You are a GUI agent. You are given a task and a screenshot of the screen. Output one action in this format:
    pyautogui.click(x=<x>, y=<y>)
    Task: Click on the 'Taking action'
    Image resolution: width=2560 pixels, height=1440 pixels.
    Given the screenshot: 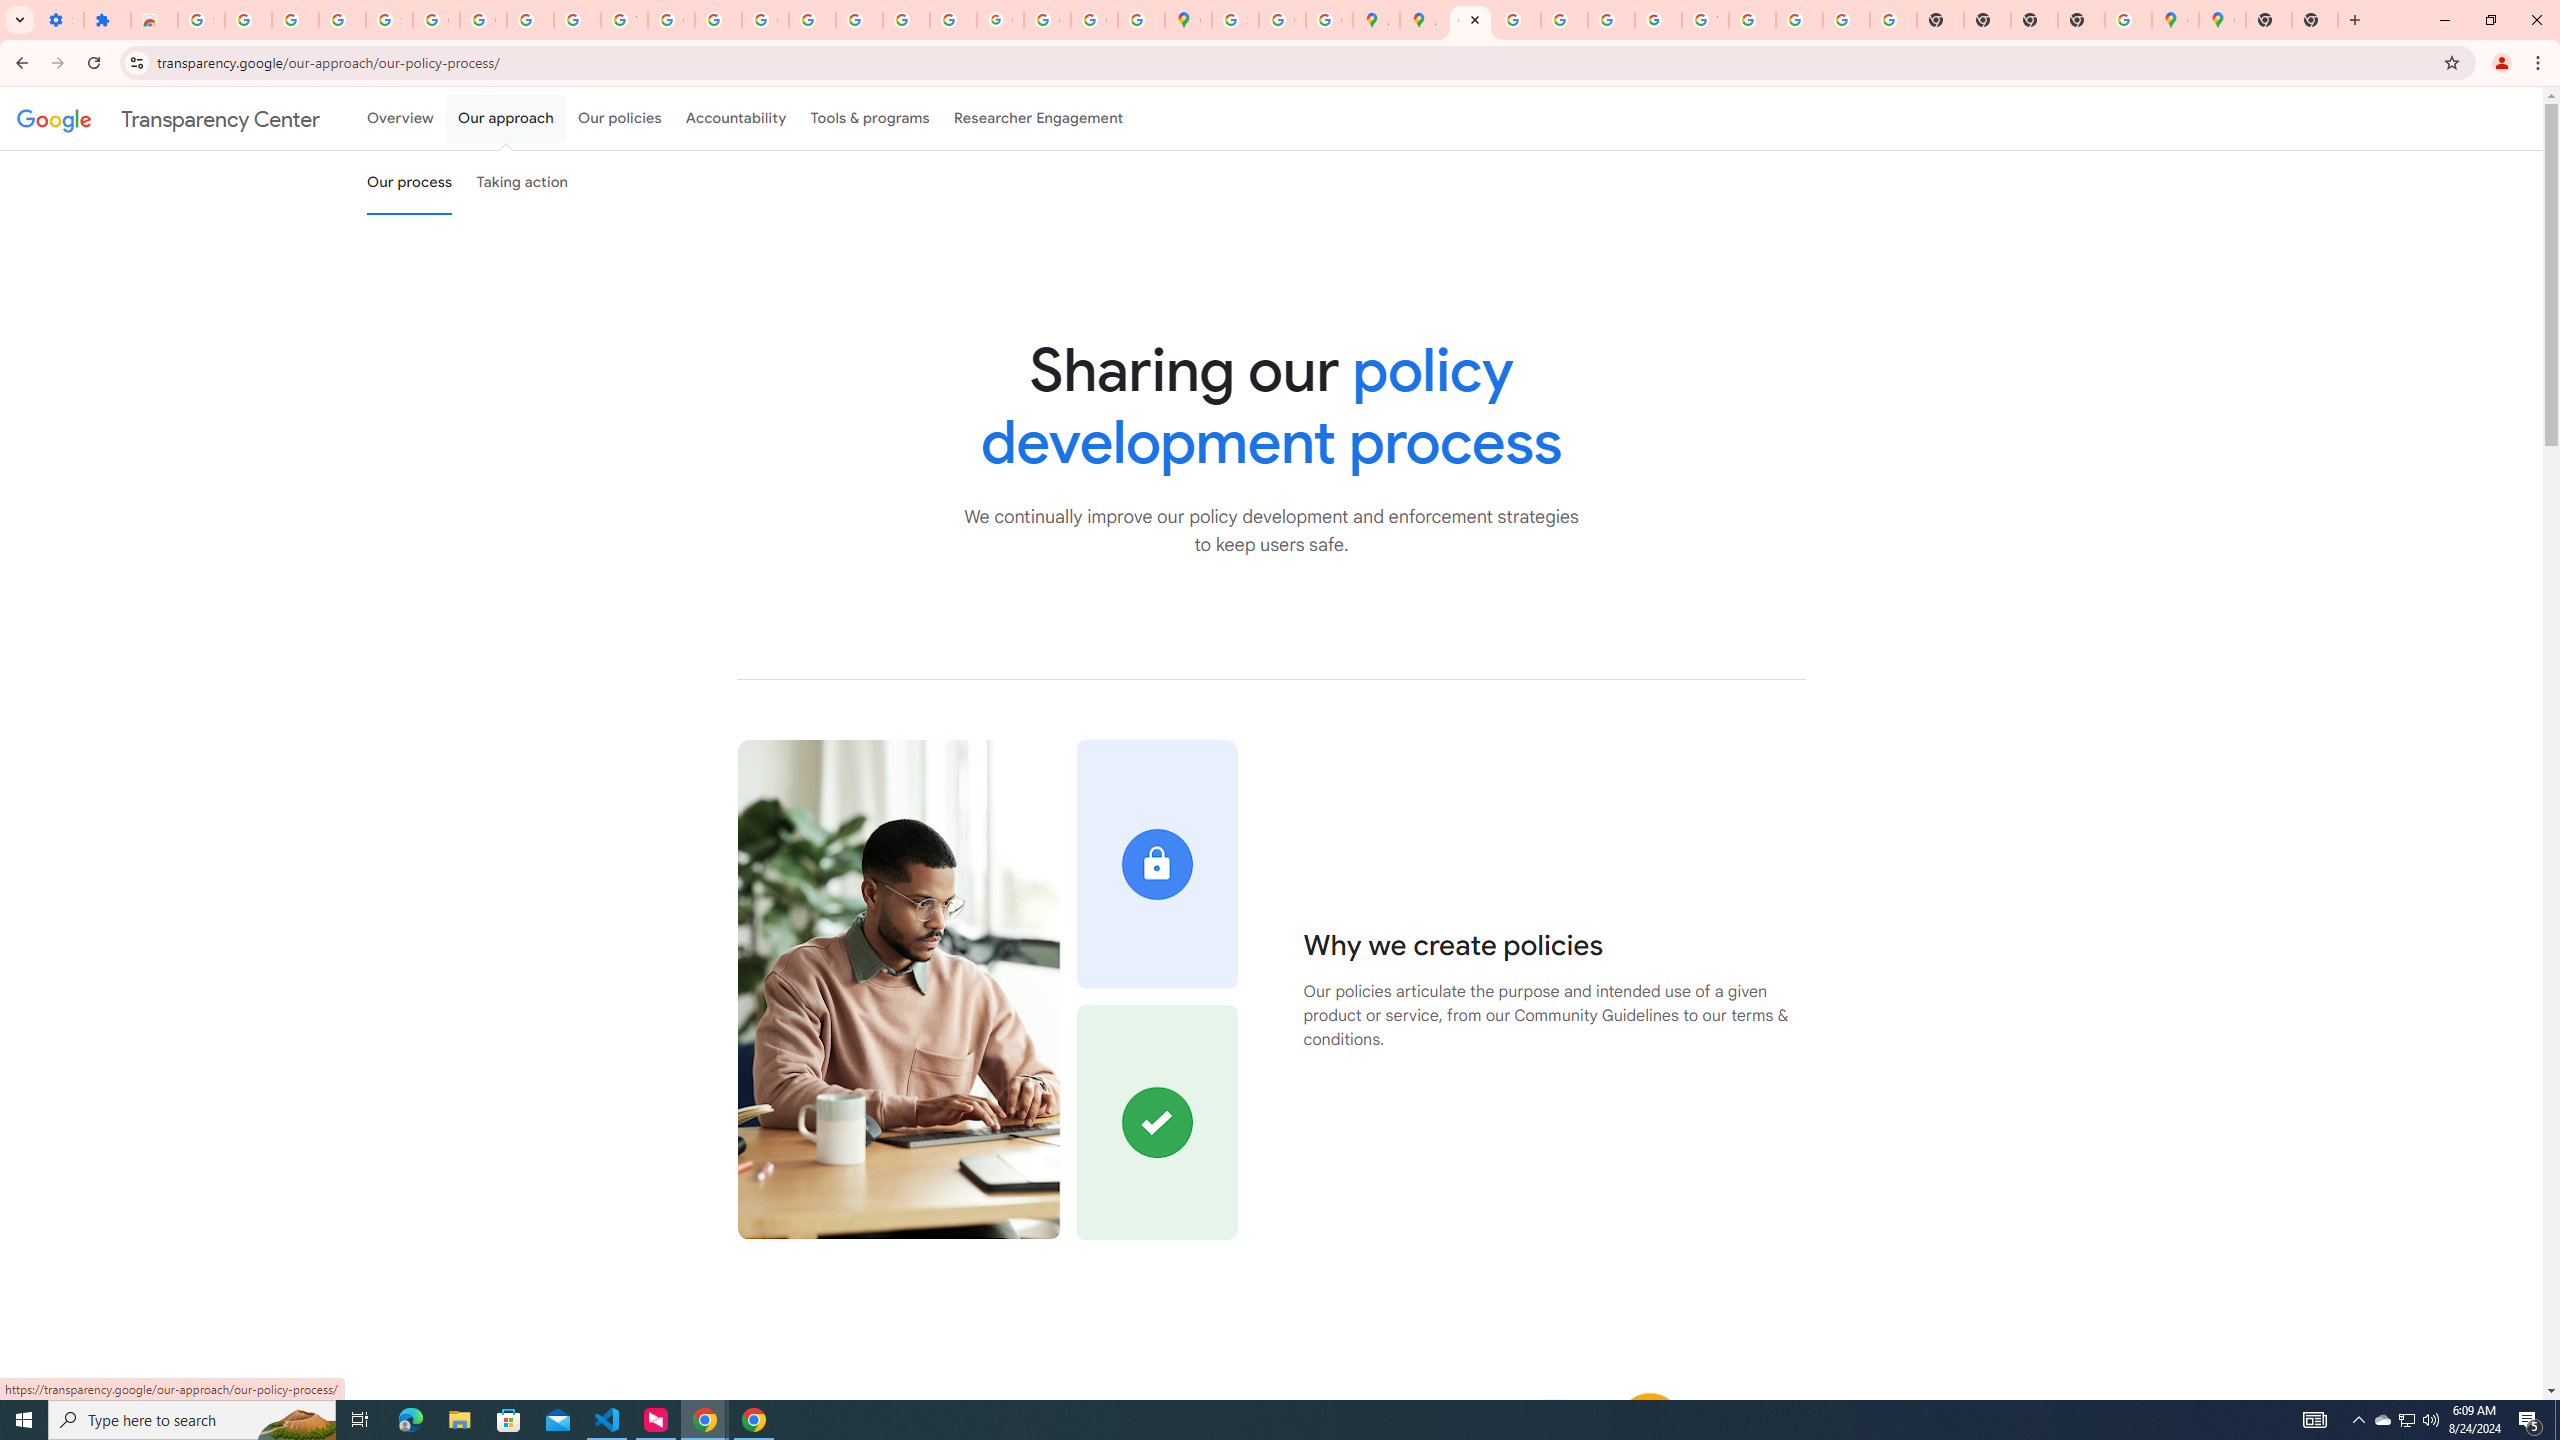 What is the action you would take?
    pyautogui.click(x=521, y=181)
    